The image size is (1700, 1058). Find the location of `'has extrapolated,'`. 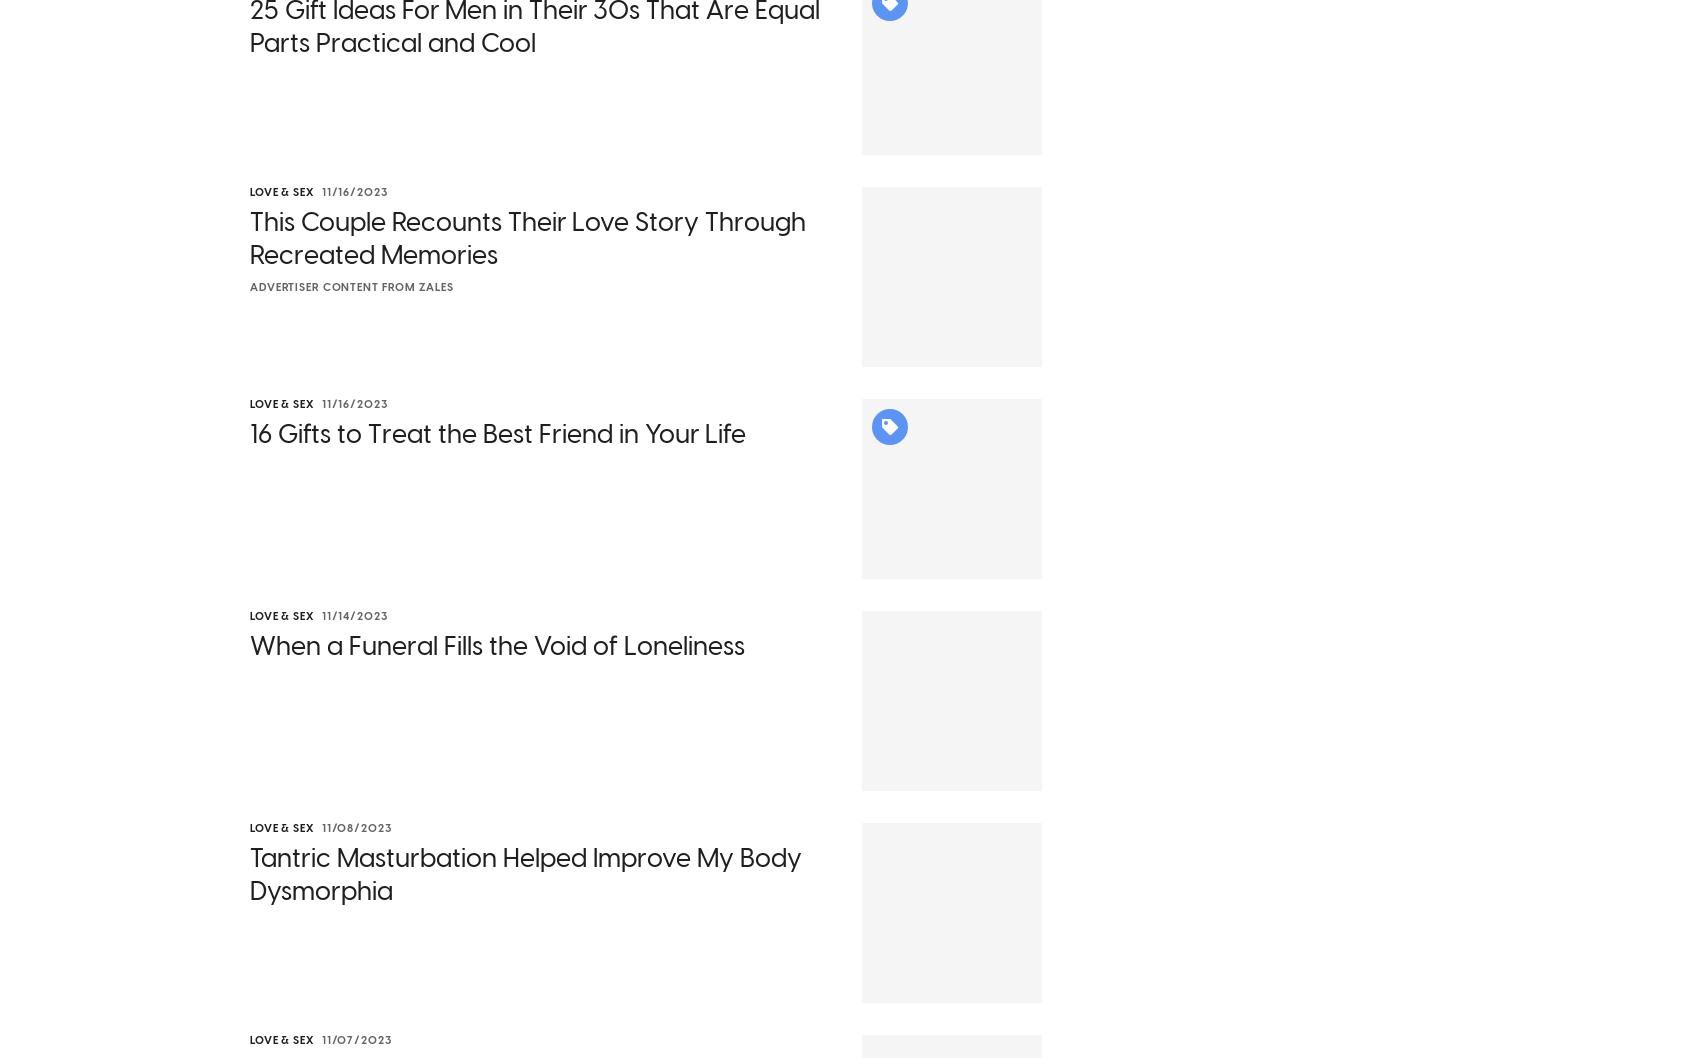

'has extrapolated,' is located at coordinates (732, 870).